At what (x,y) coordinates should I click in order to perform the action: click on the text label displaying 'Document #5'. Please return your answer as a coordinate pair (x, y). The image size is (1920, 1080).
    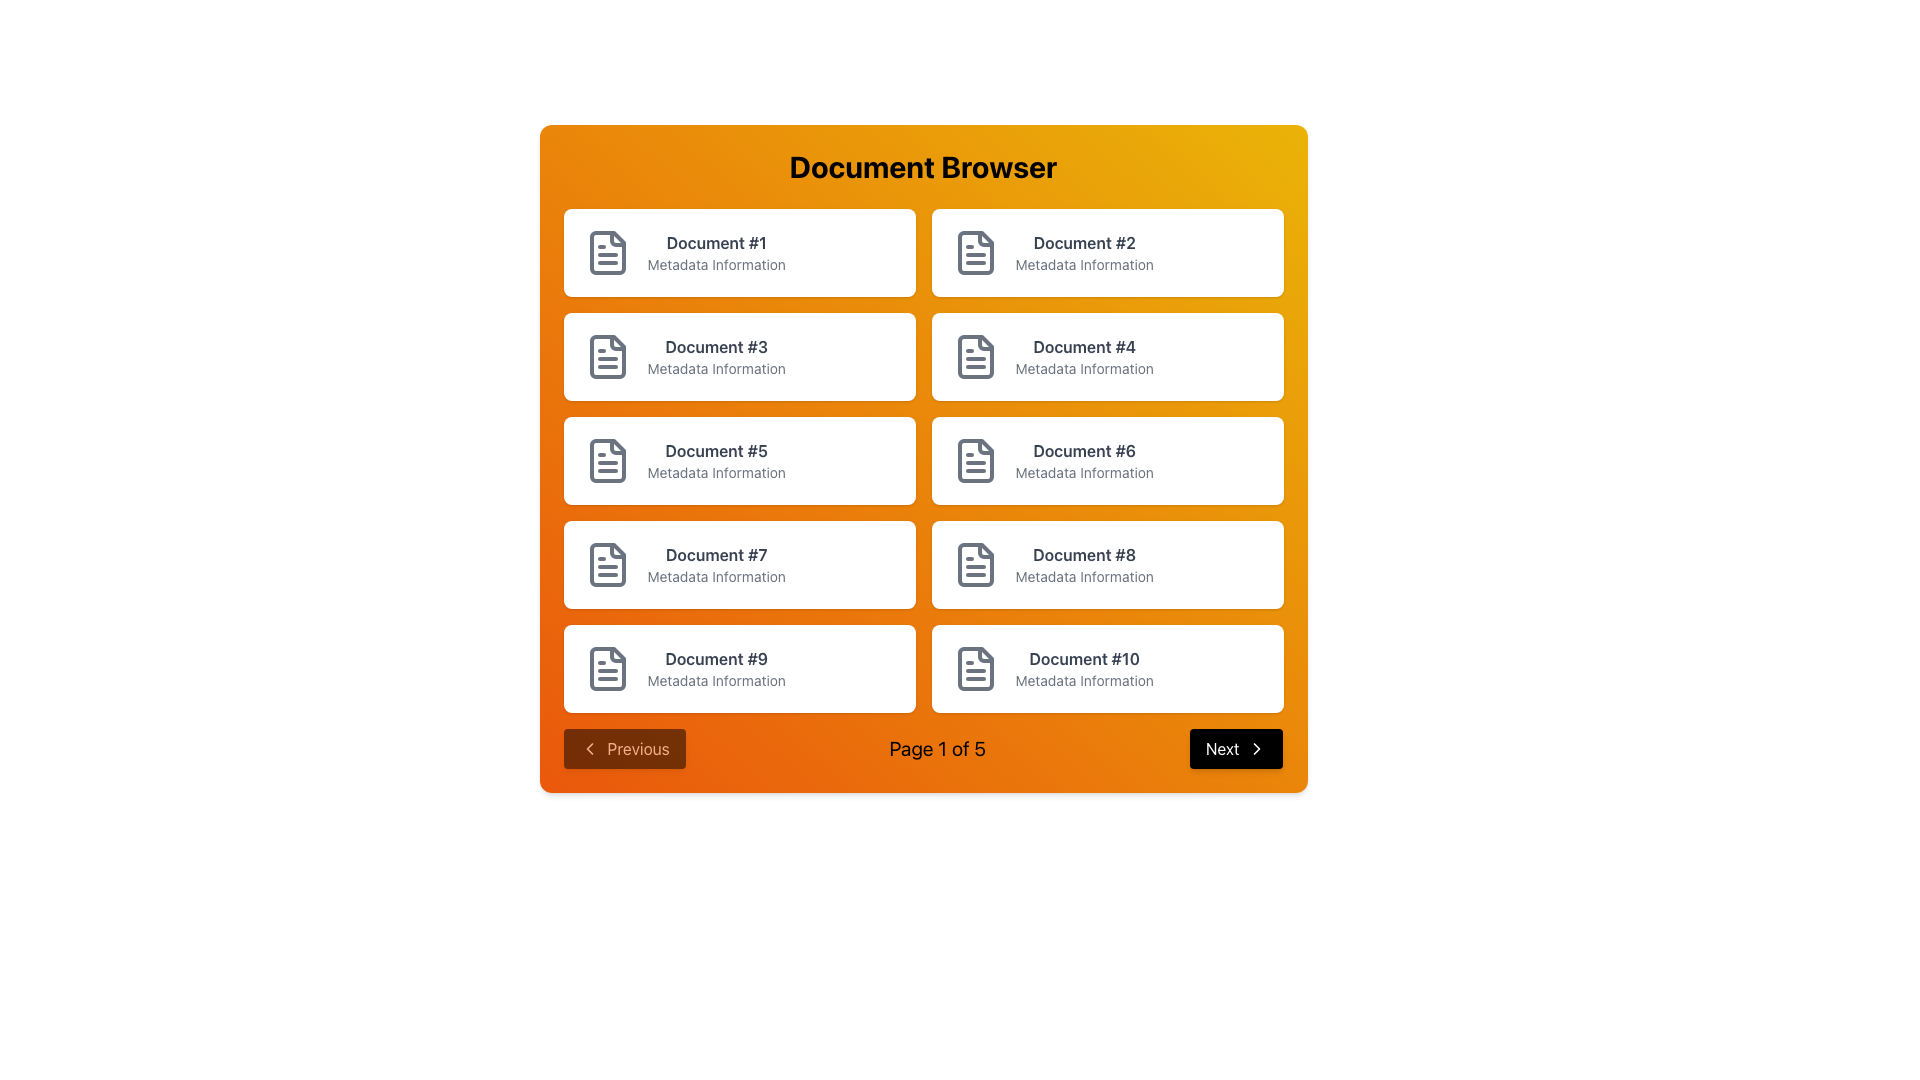
    Looking at the image, I should click on (716, 461).